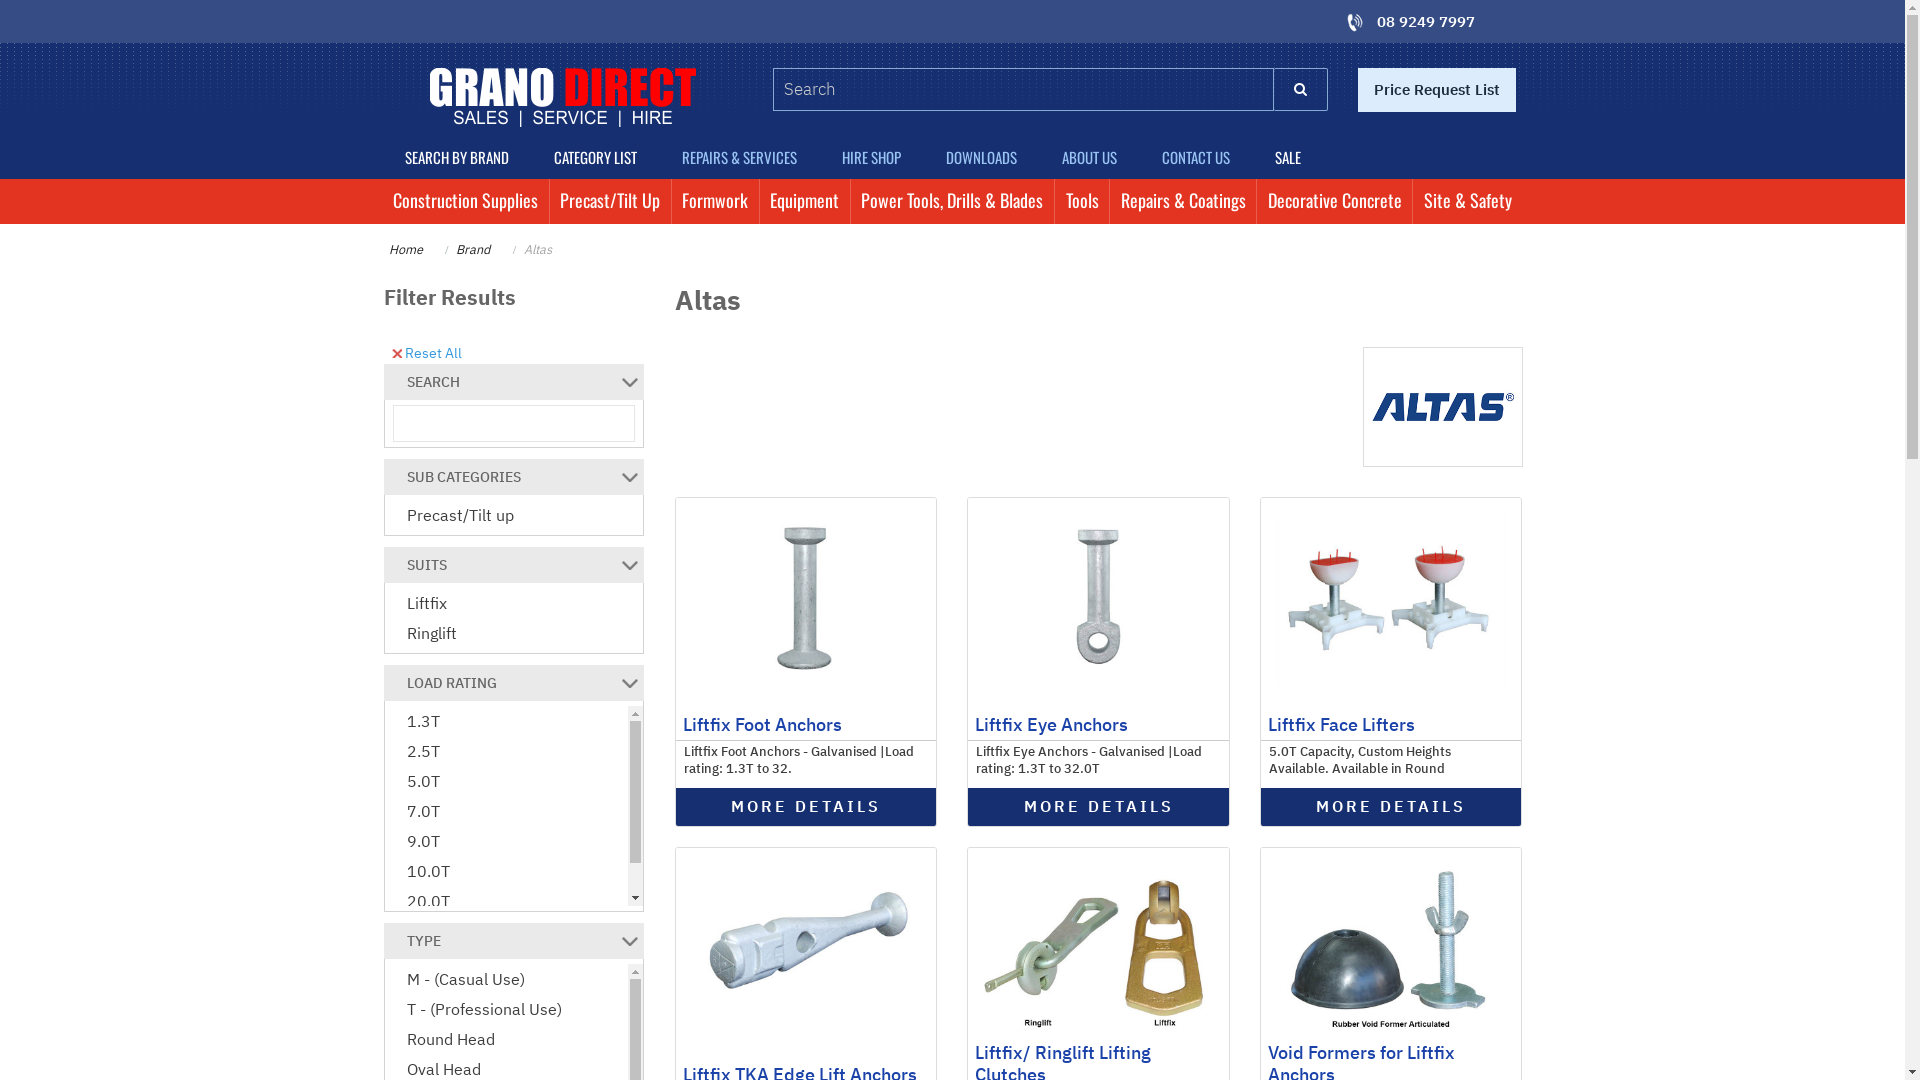  Describe the element at coordinates (403, 248) in the screenshot. I see `'Home'` at that location.